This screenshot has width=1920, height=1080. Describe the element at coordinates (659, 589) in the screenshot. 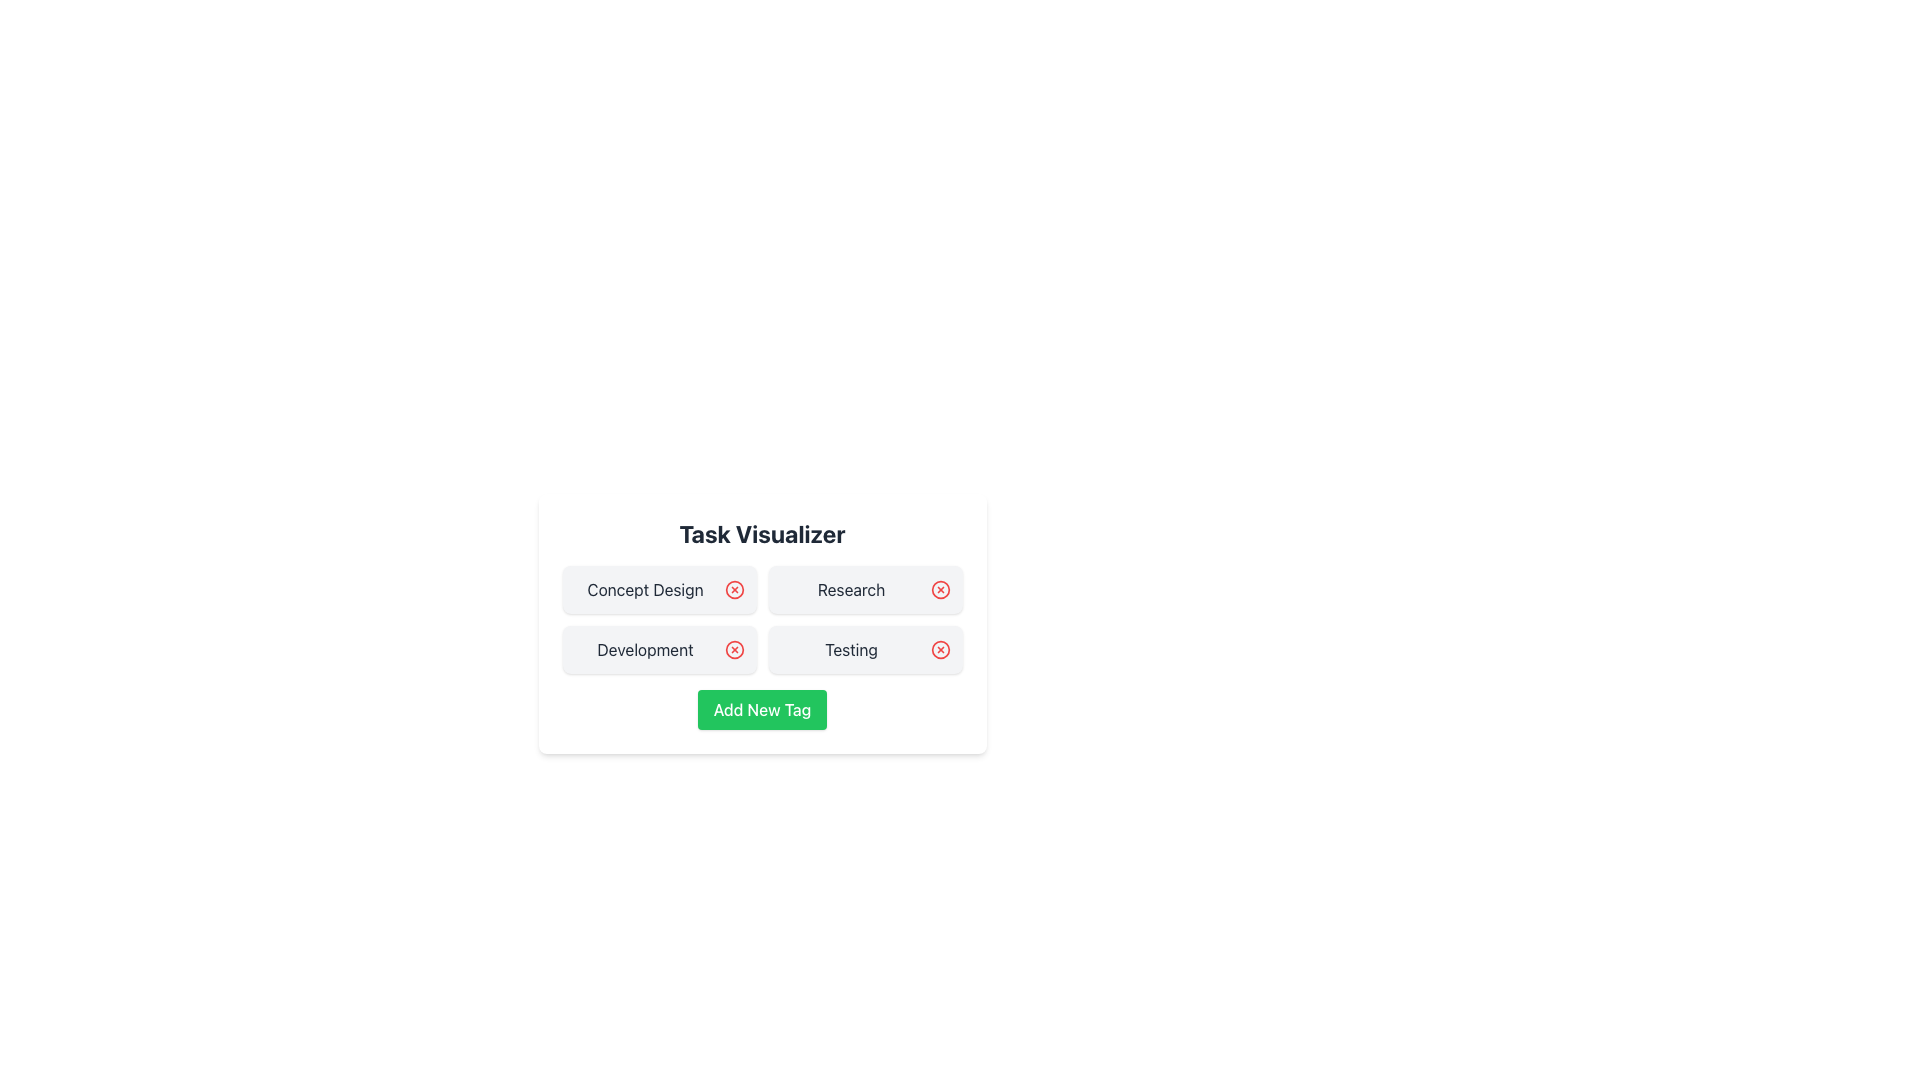

I see `the clickable tag displaying 'Concept Design' with a dark gray font and a red circular icon` at that location.